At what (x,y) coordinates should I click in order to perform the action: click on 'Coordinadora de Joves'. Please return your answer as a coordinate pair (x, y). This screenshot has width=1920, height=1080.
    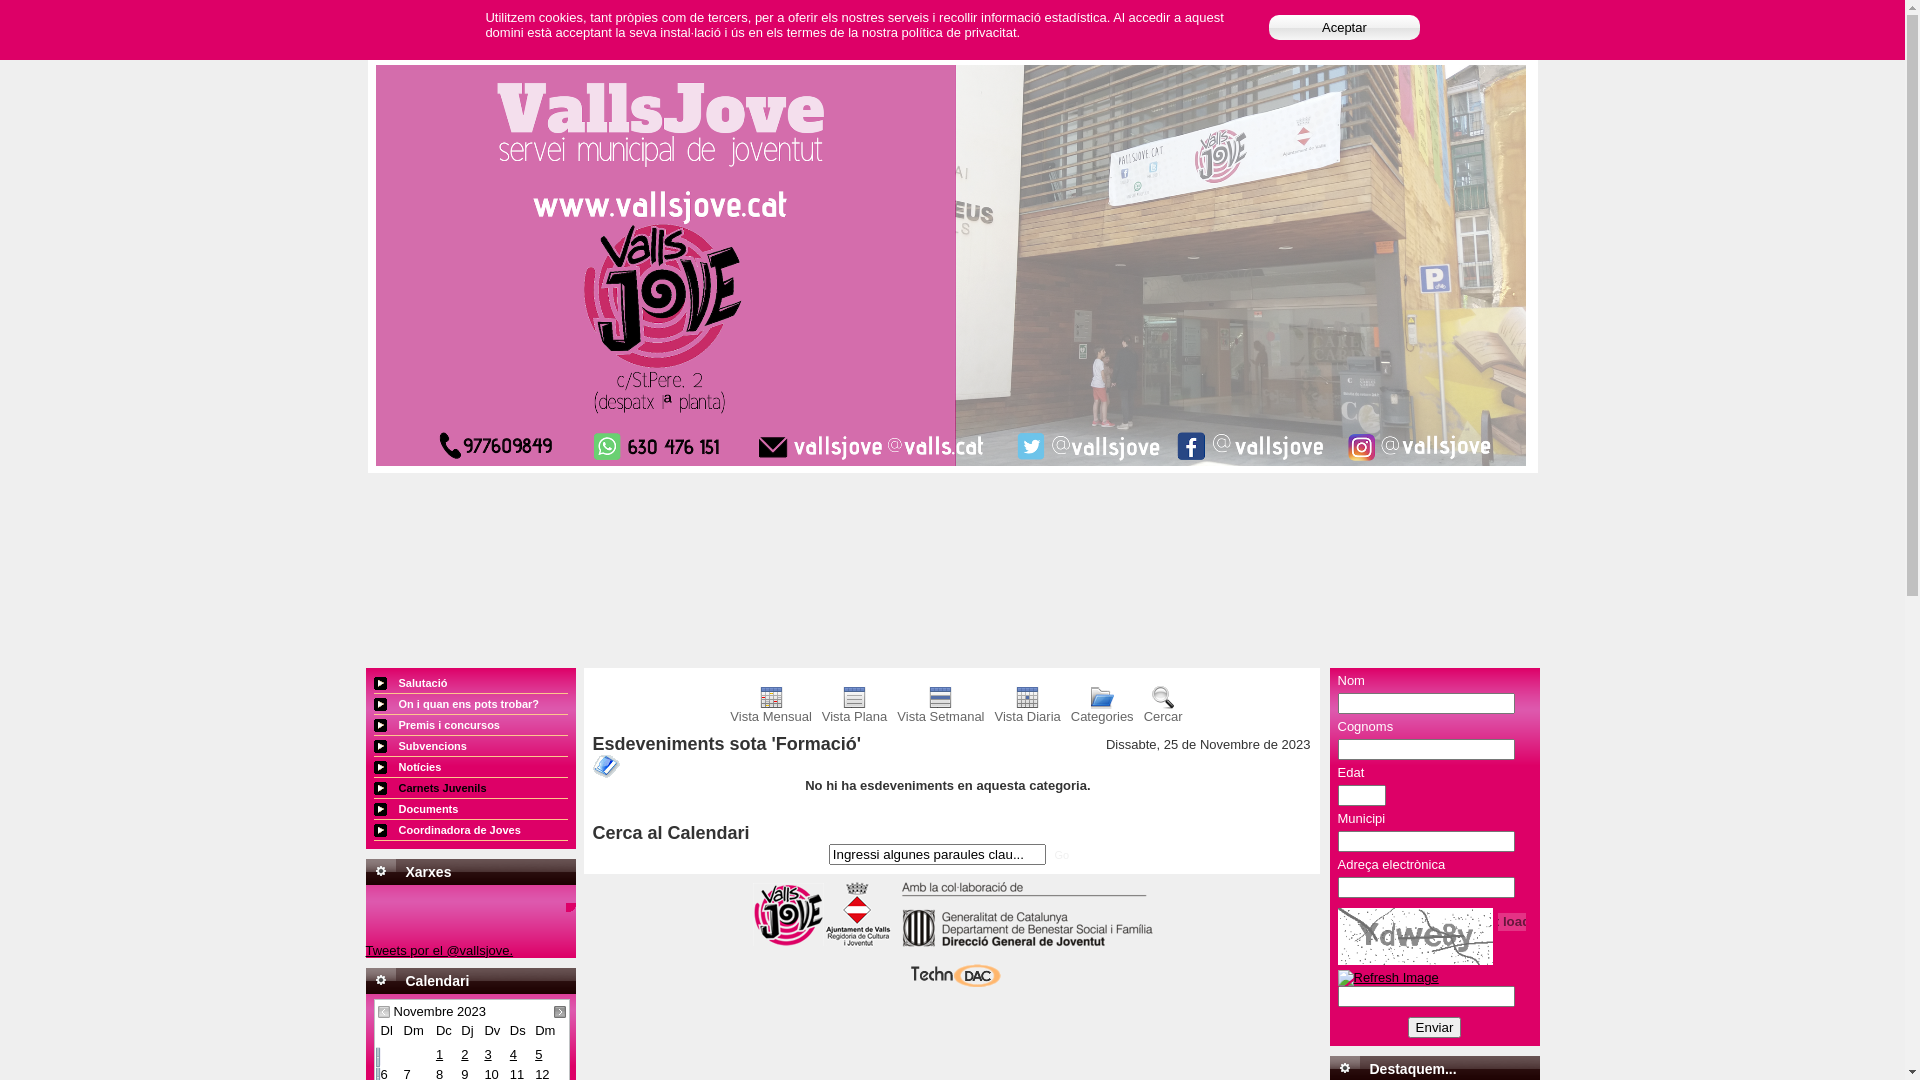
    Looking at the image, I should click on (469, 830).